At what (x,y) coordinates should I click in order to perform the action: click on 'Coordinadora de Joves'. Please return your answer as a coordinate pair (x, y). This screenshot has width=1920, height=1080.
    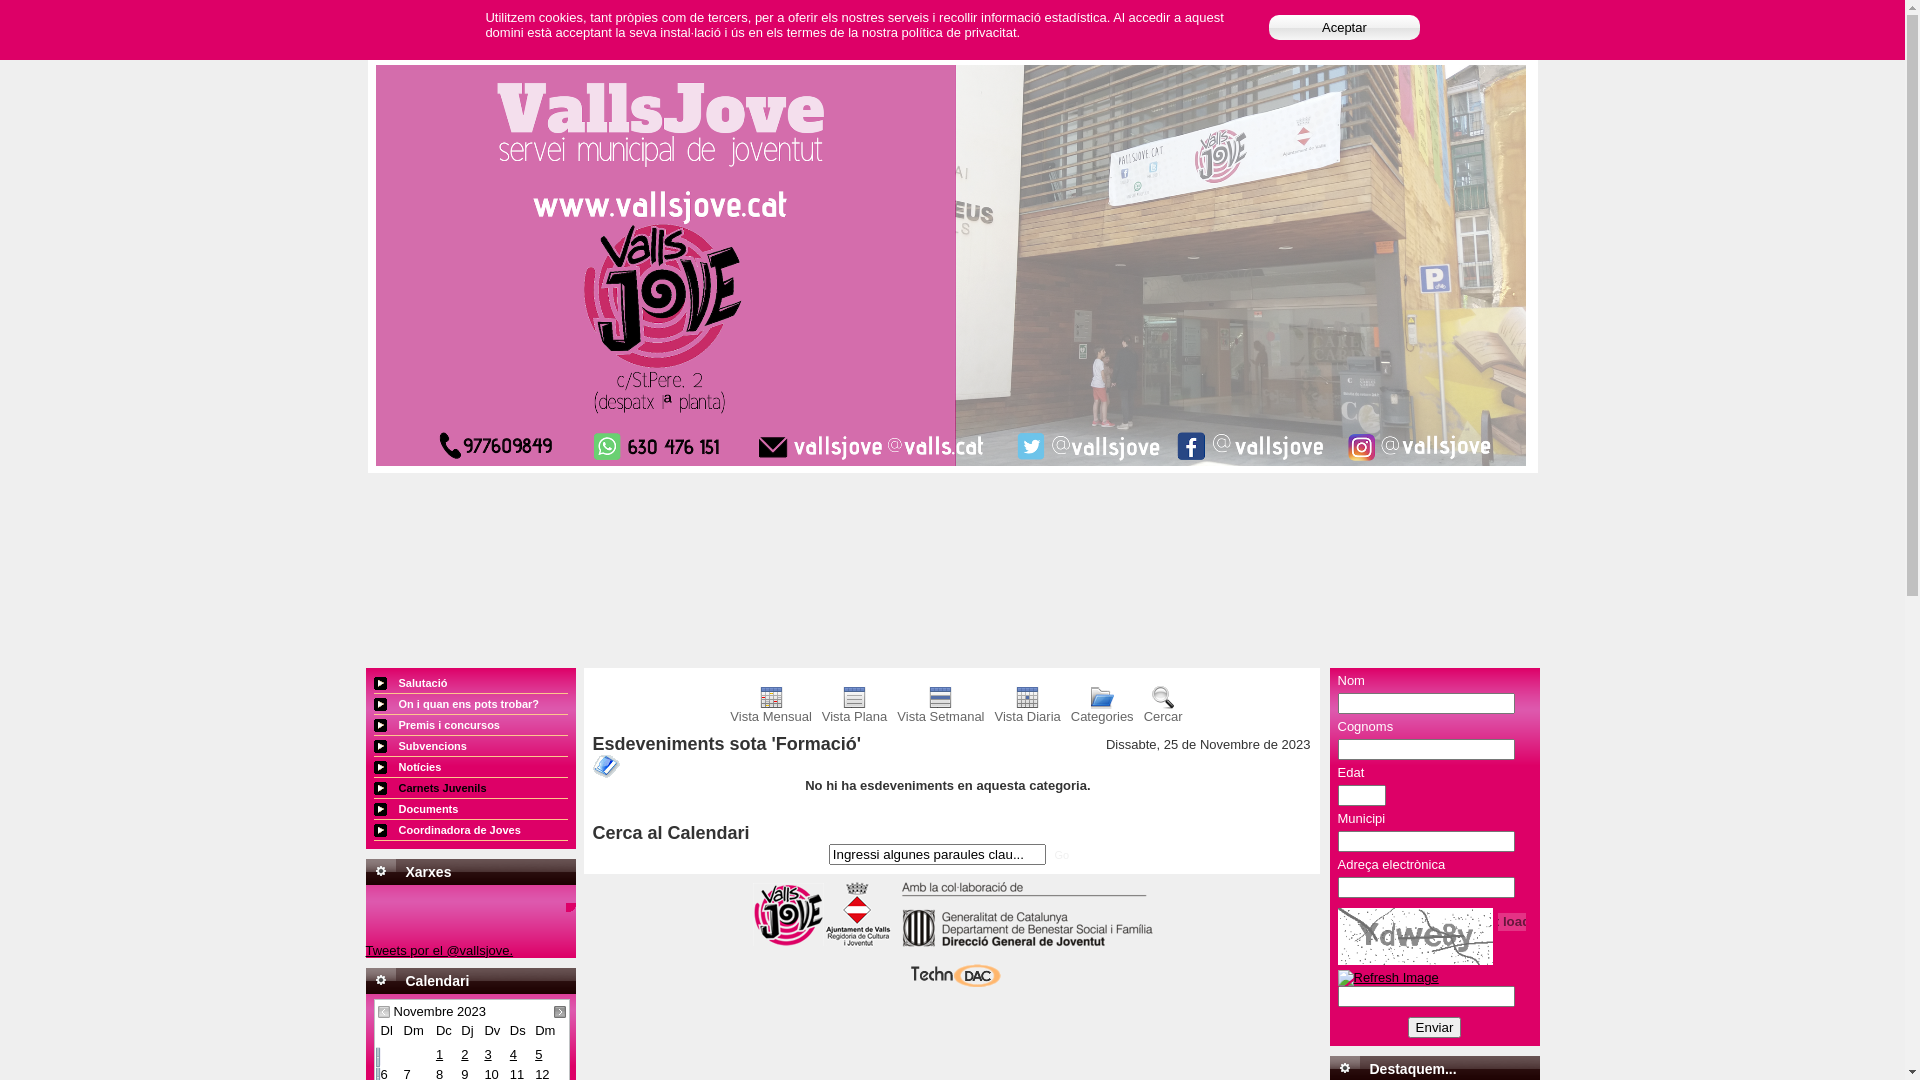
    Looking at the image, I should click on (469, 830).